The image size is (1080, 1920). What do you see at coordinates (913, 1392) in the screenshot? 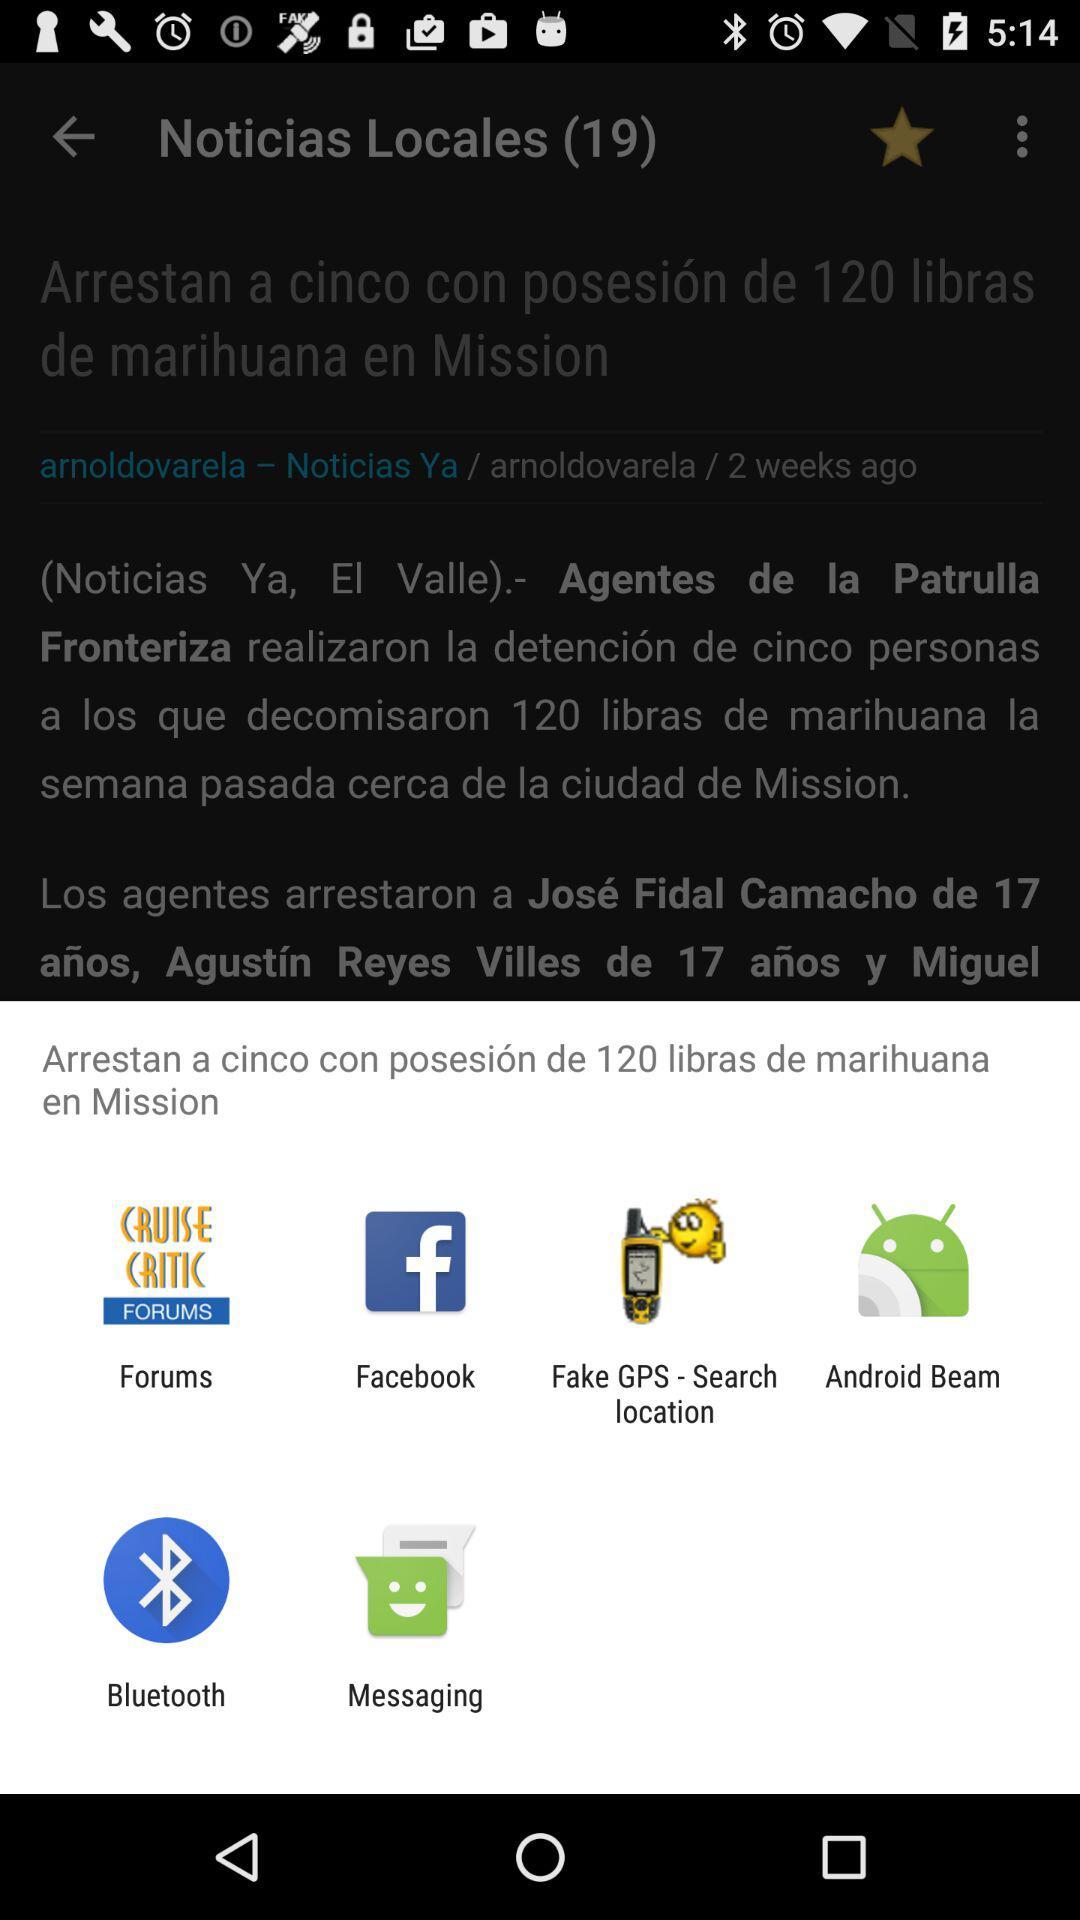
I see `the item at the bottom right corner` at bounding box center [913, 1392].